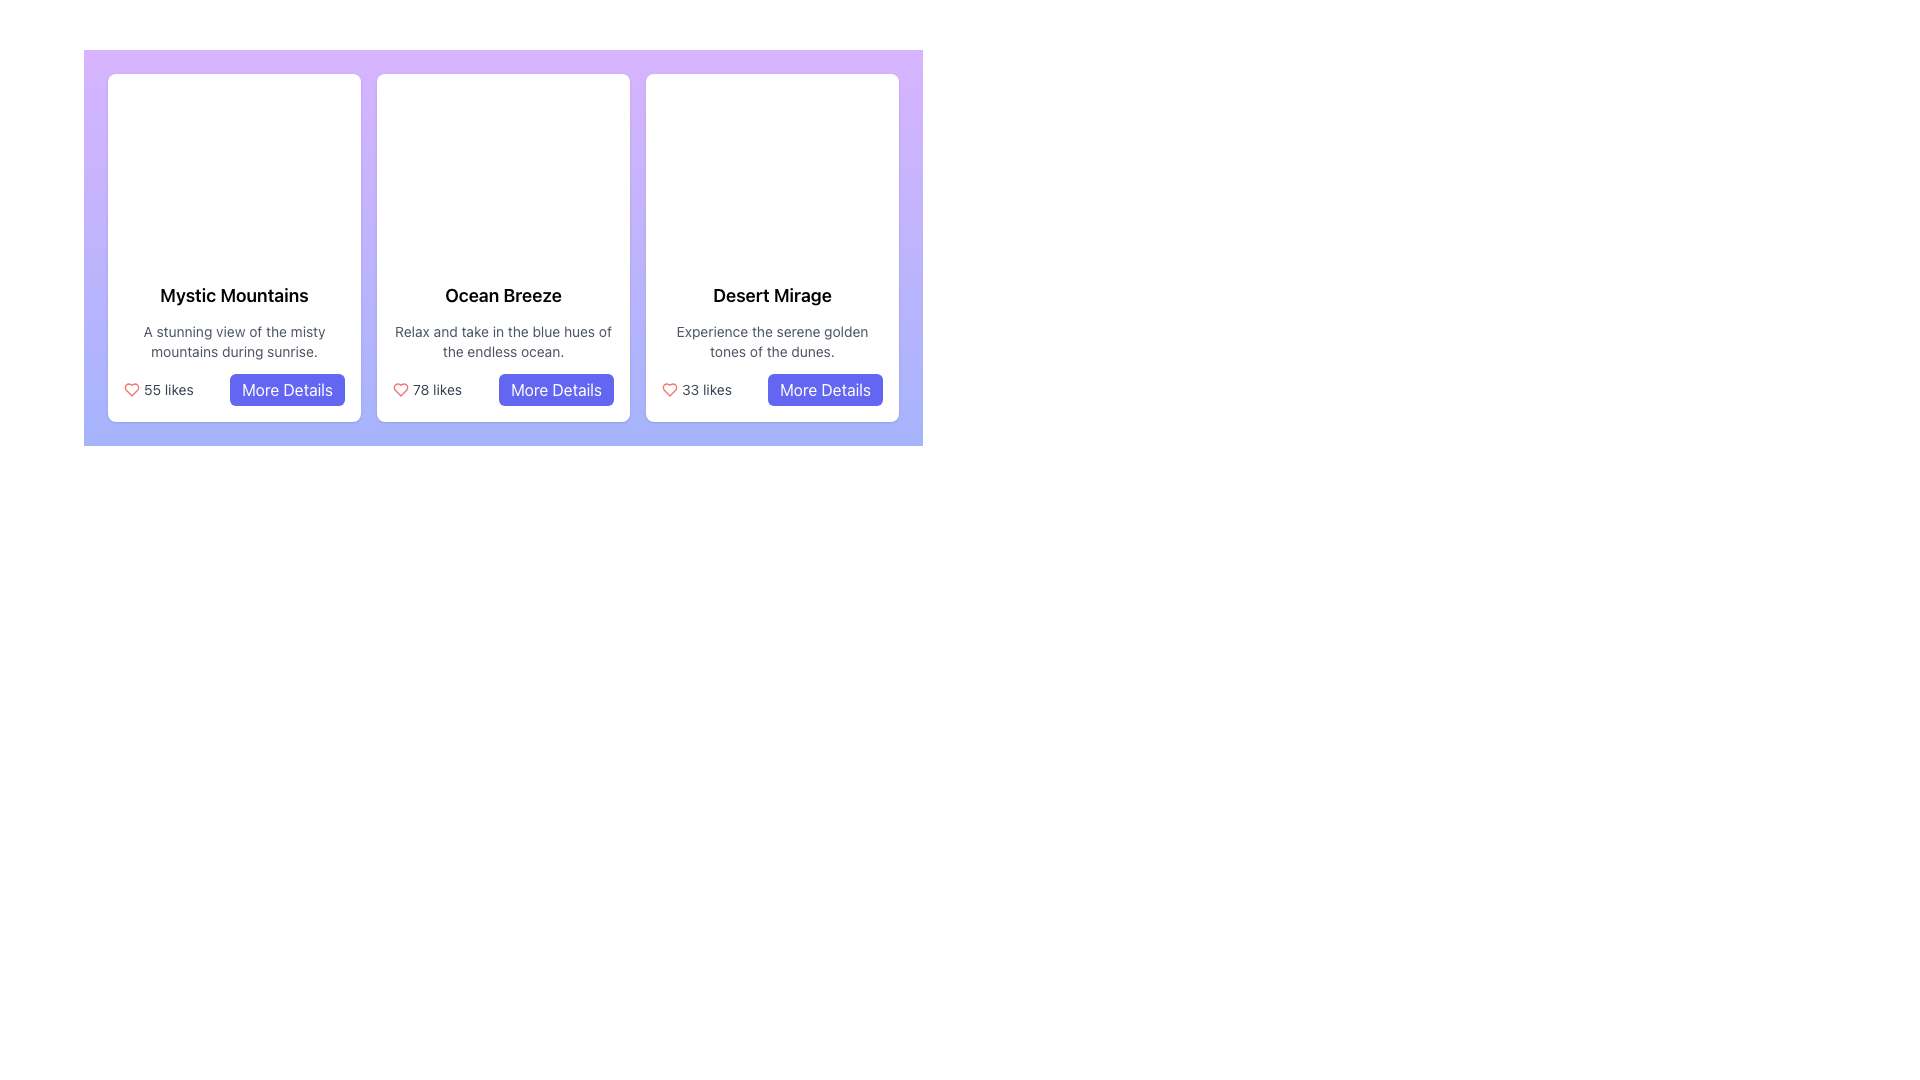 The image size is (1920, 1080). Describe the element at coordinates (825, 389) in the screenshot. I see `the 'More Details' button, which is an indigo rounded rectangle with white text, located in the lower-right corner of the 'Desert Mirage' card, to observe its style change` at that location.